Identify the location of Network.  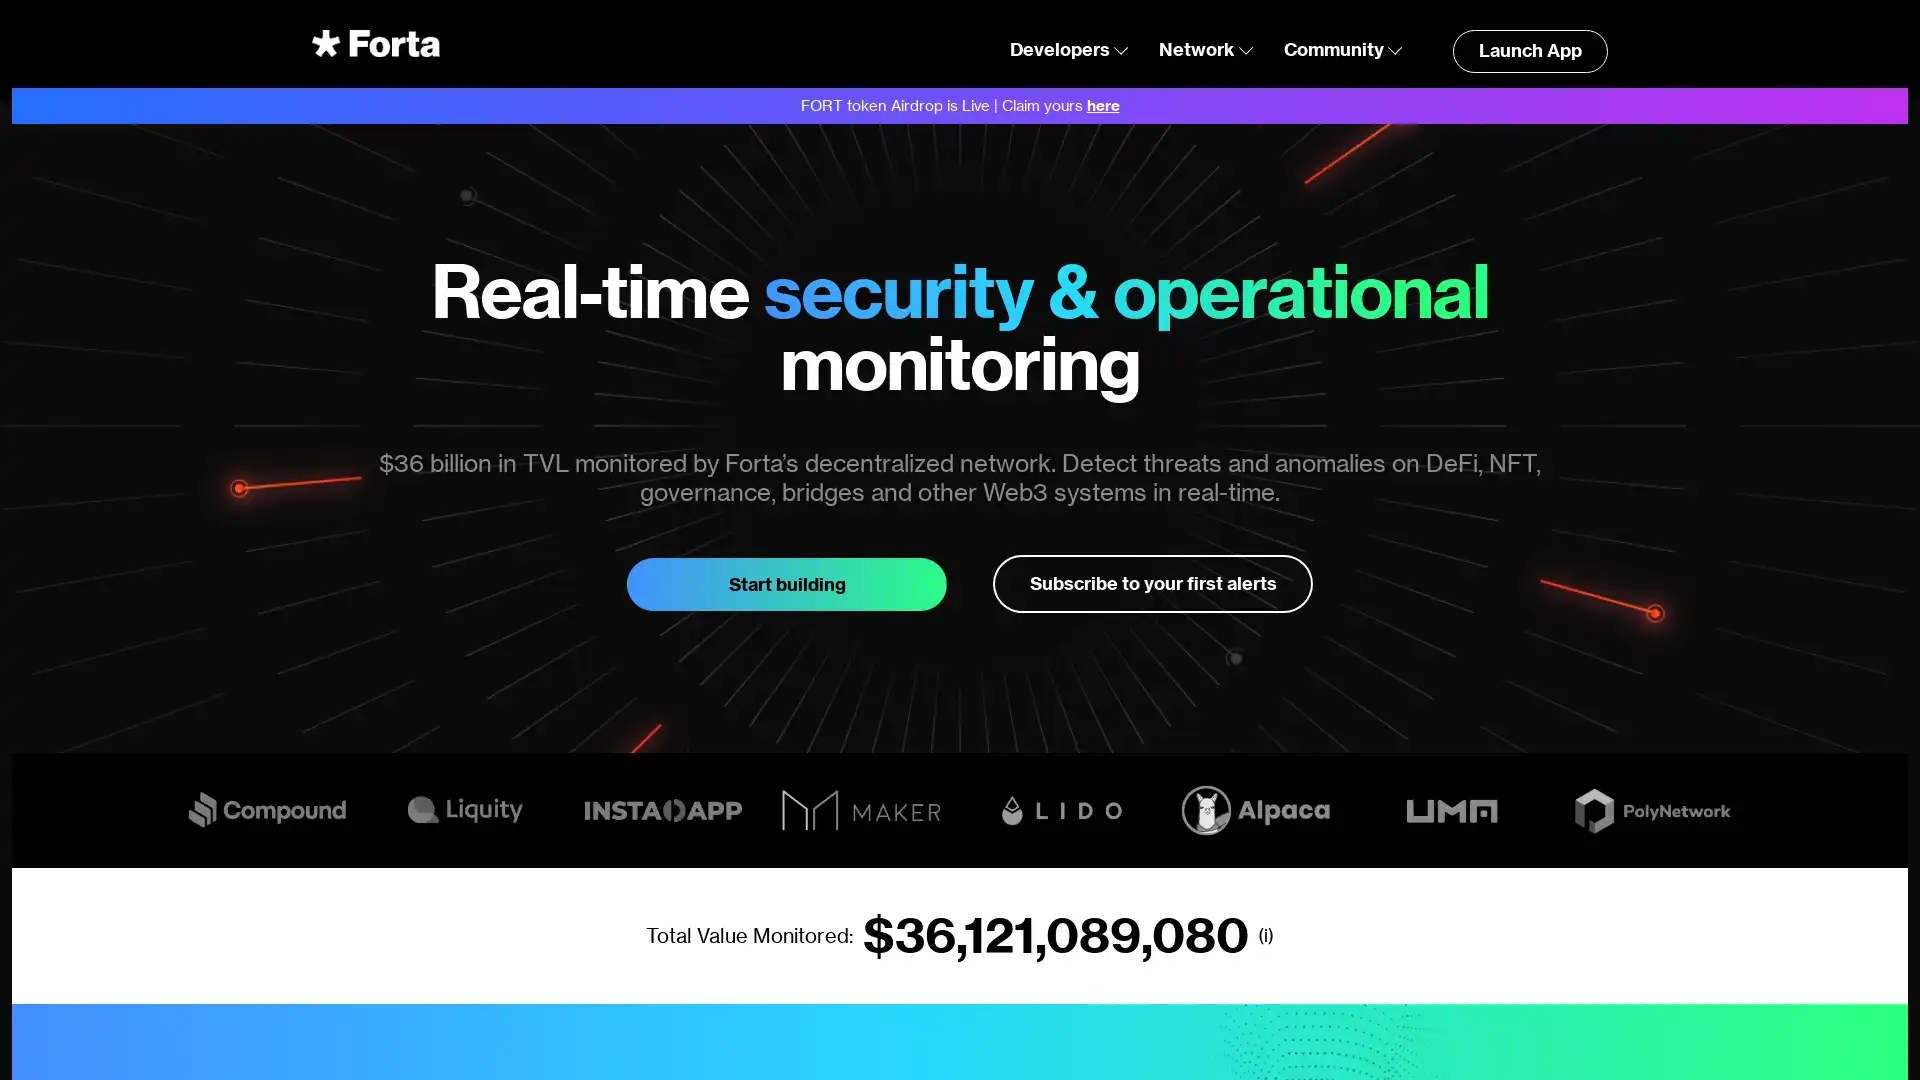
(1205, 49).